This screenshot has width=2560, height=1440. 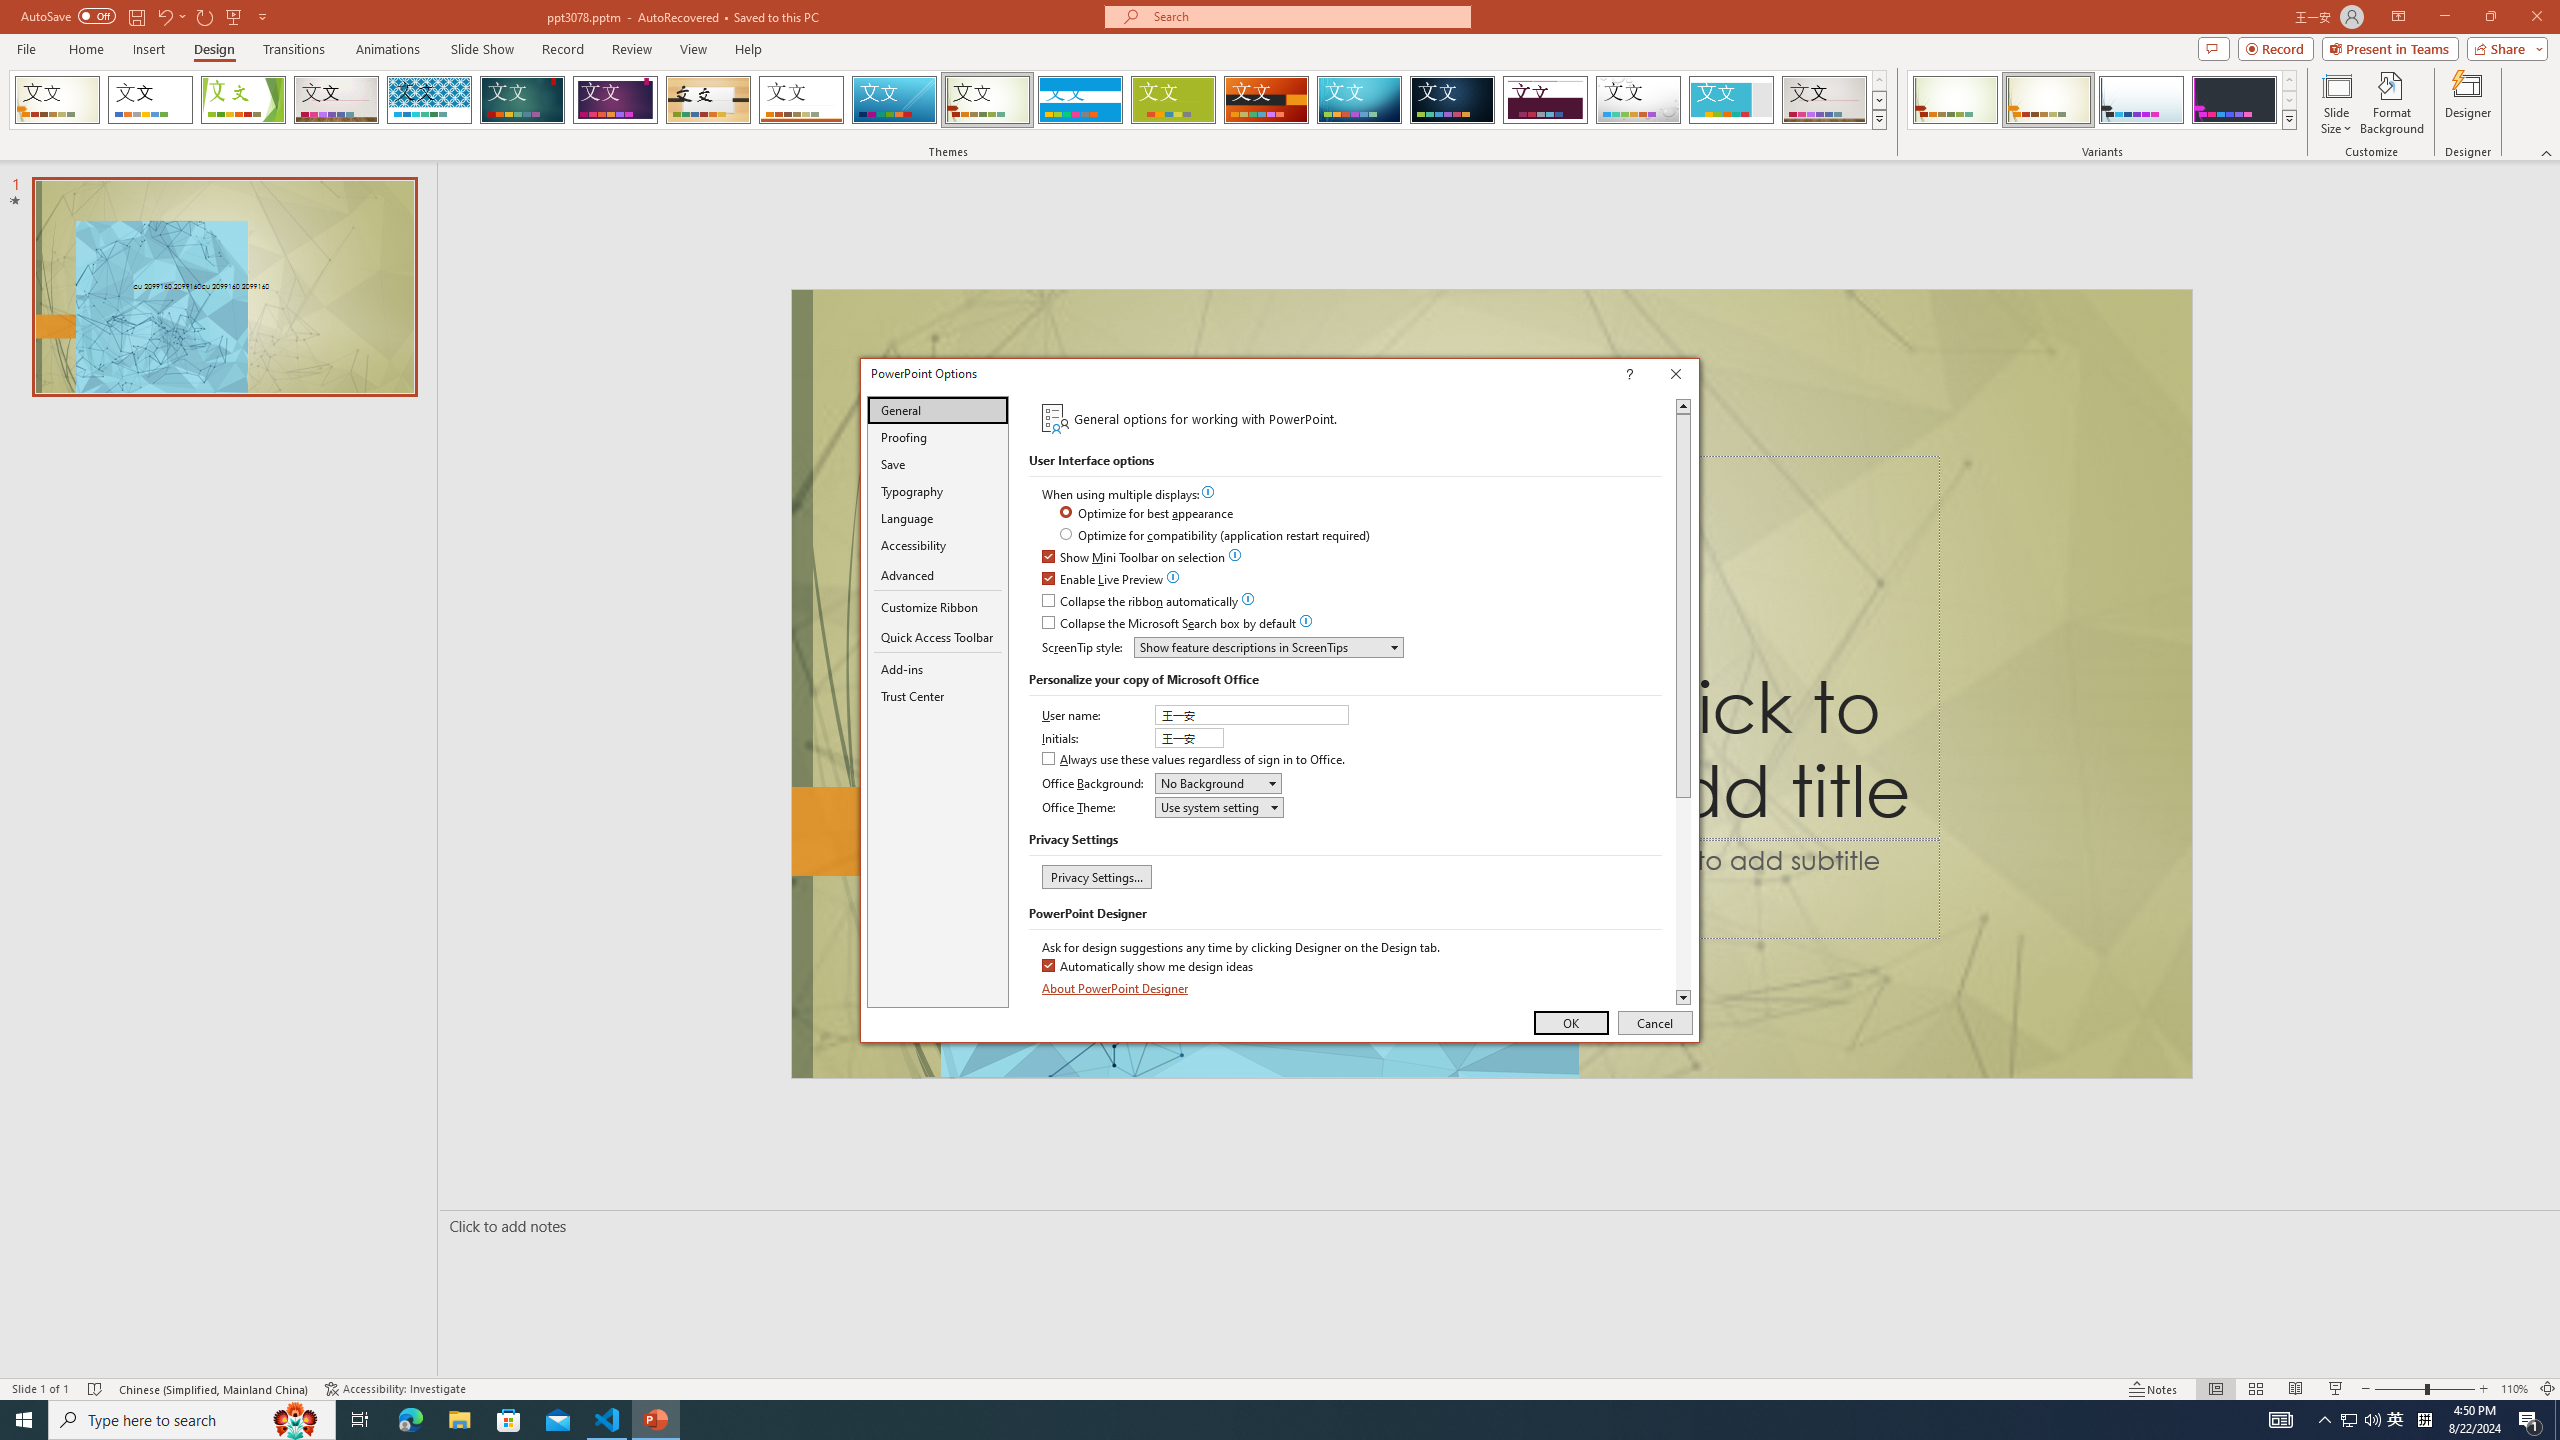 I want to click on 'Wisp Variant 3', so click(x=2140, y=99).